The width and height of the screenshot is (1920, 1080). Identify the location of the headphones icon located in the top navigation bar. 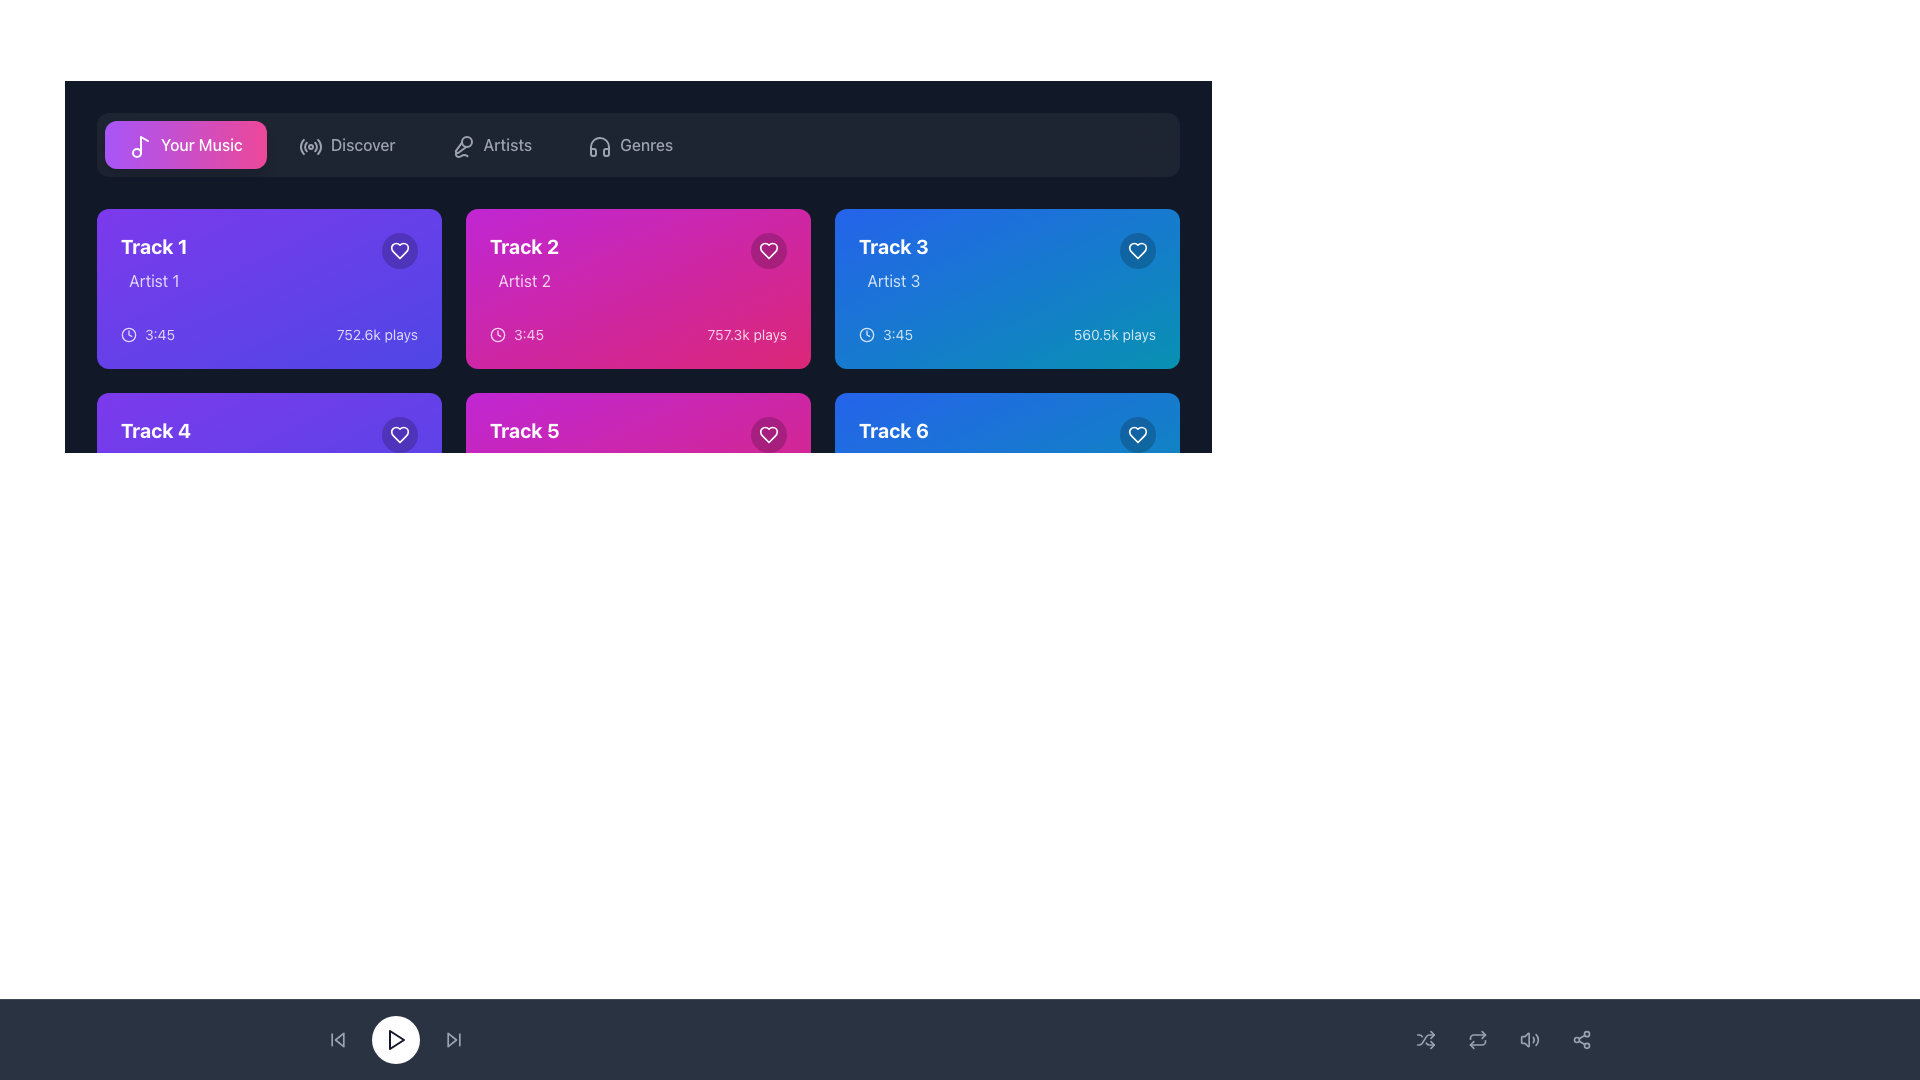
(599, 145).